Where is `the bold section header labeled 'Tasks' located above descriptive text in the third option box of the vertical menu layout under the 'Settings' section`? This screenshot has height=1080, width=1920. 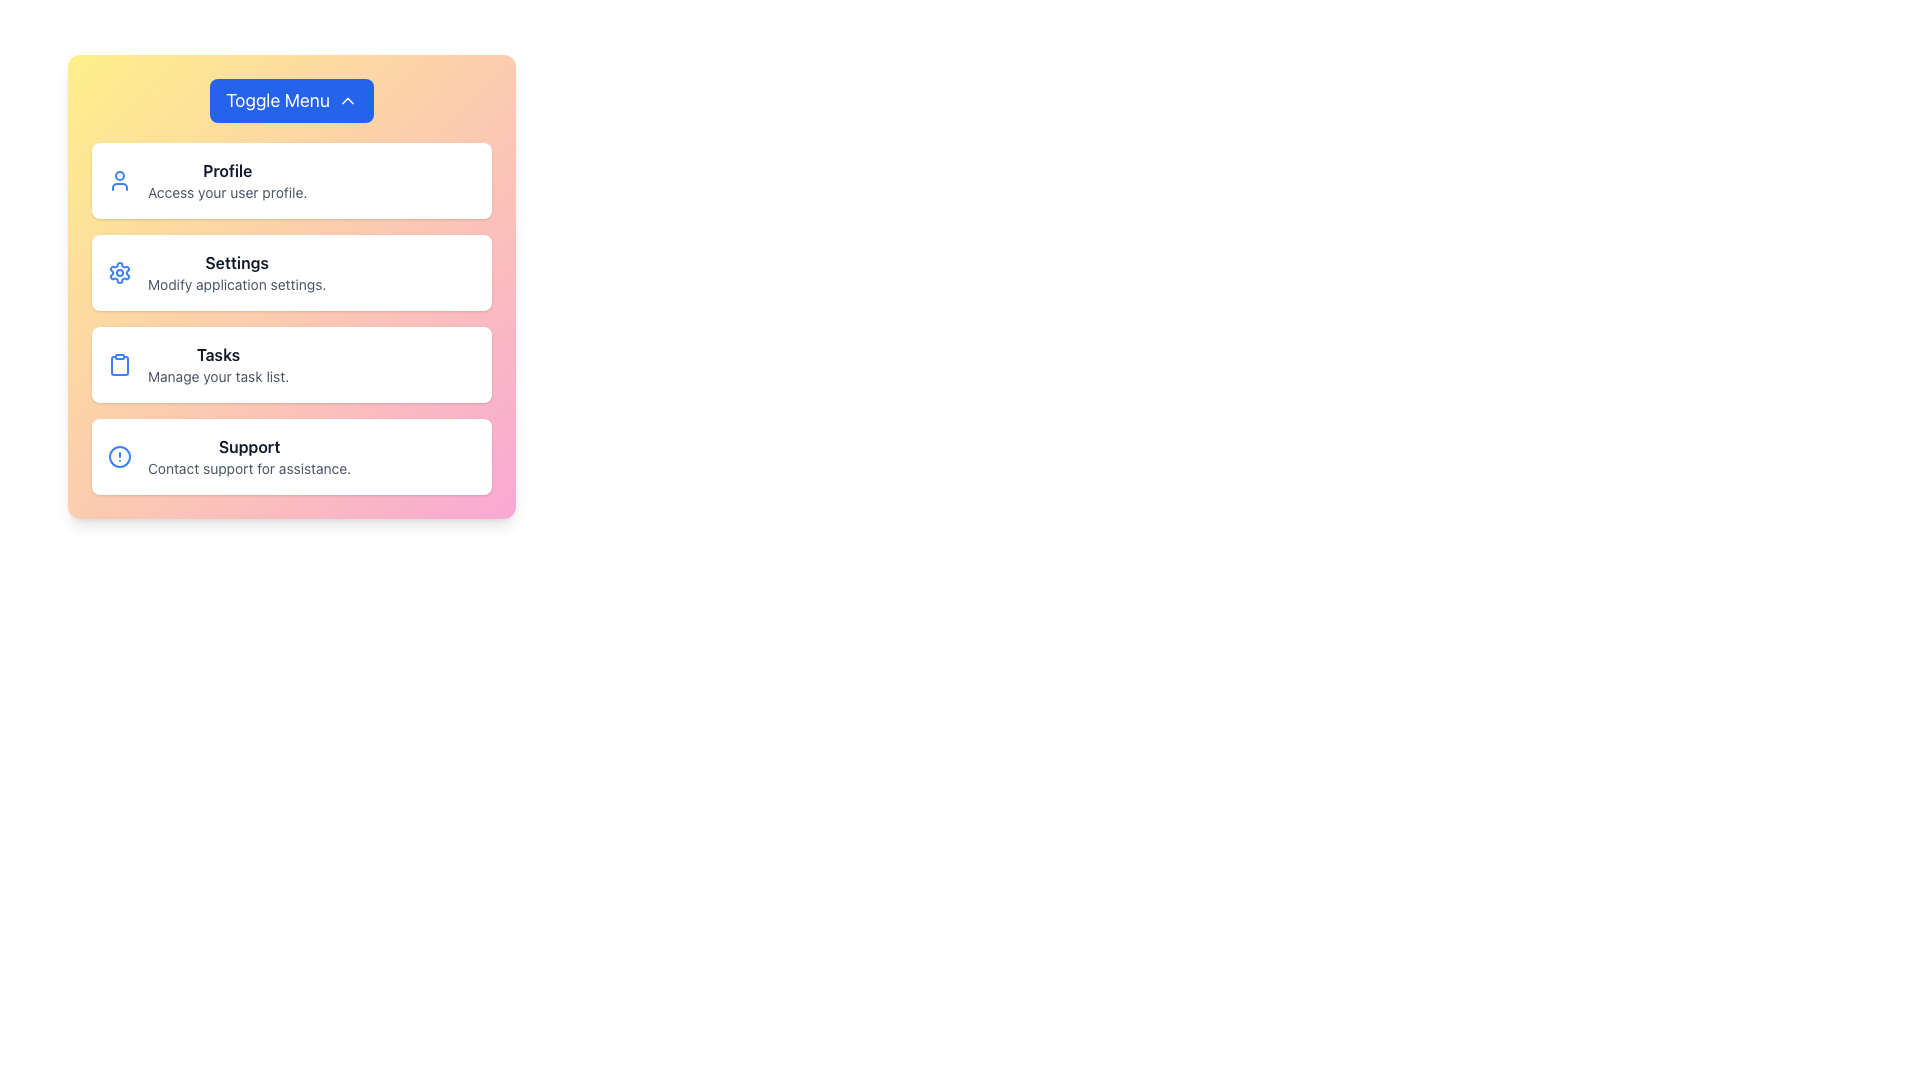
the bold section header labeled 'Tasks' located above descriptive text in the third option box of the vertical menu layout under the 'Settings' section is located at coordinates (218, 353).